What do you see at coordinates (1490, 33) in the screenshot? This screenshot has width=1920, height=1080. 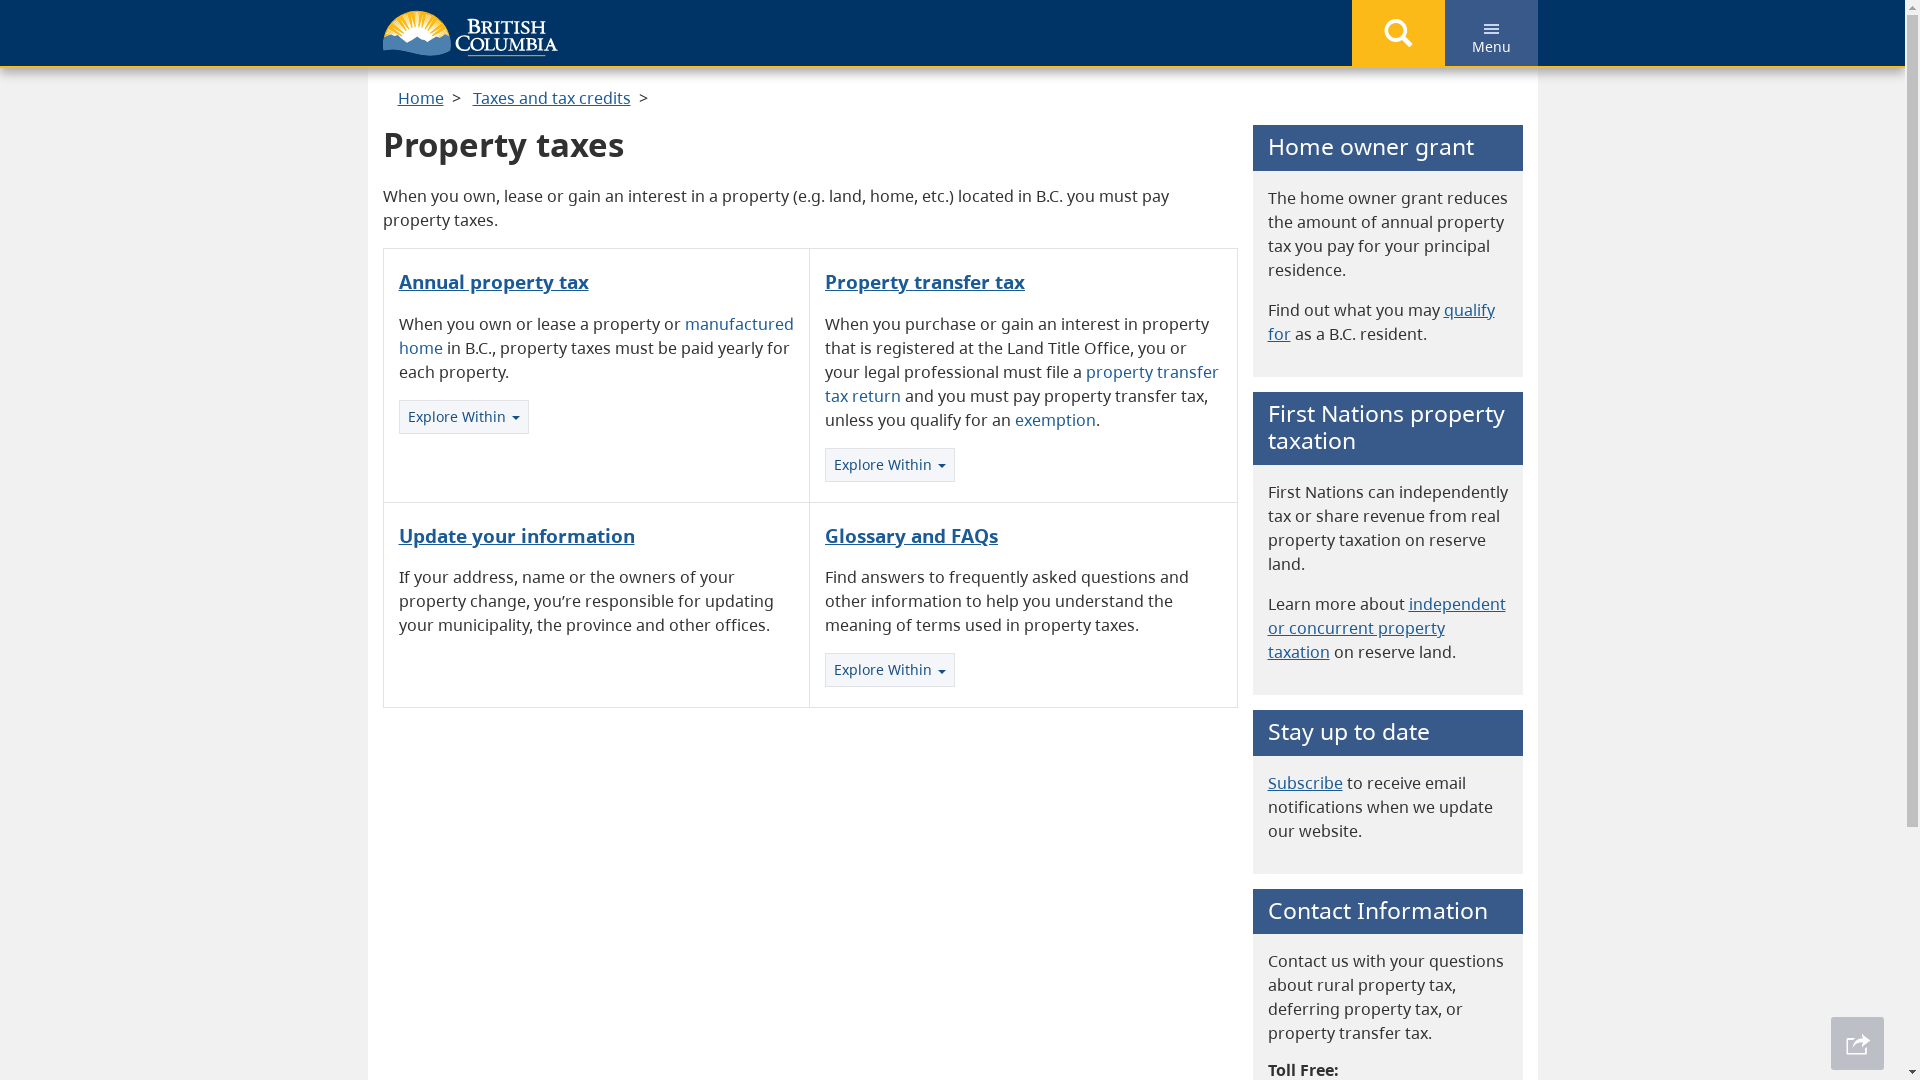 I see `'Menu'` at bounding box center [1490, 33].